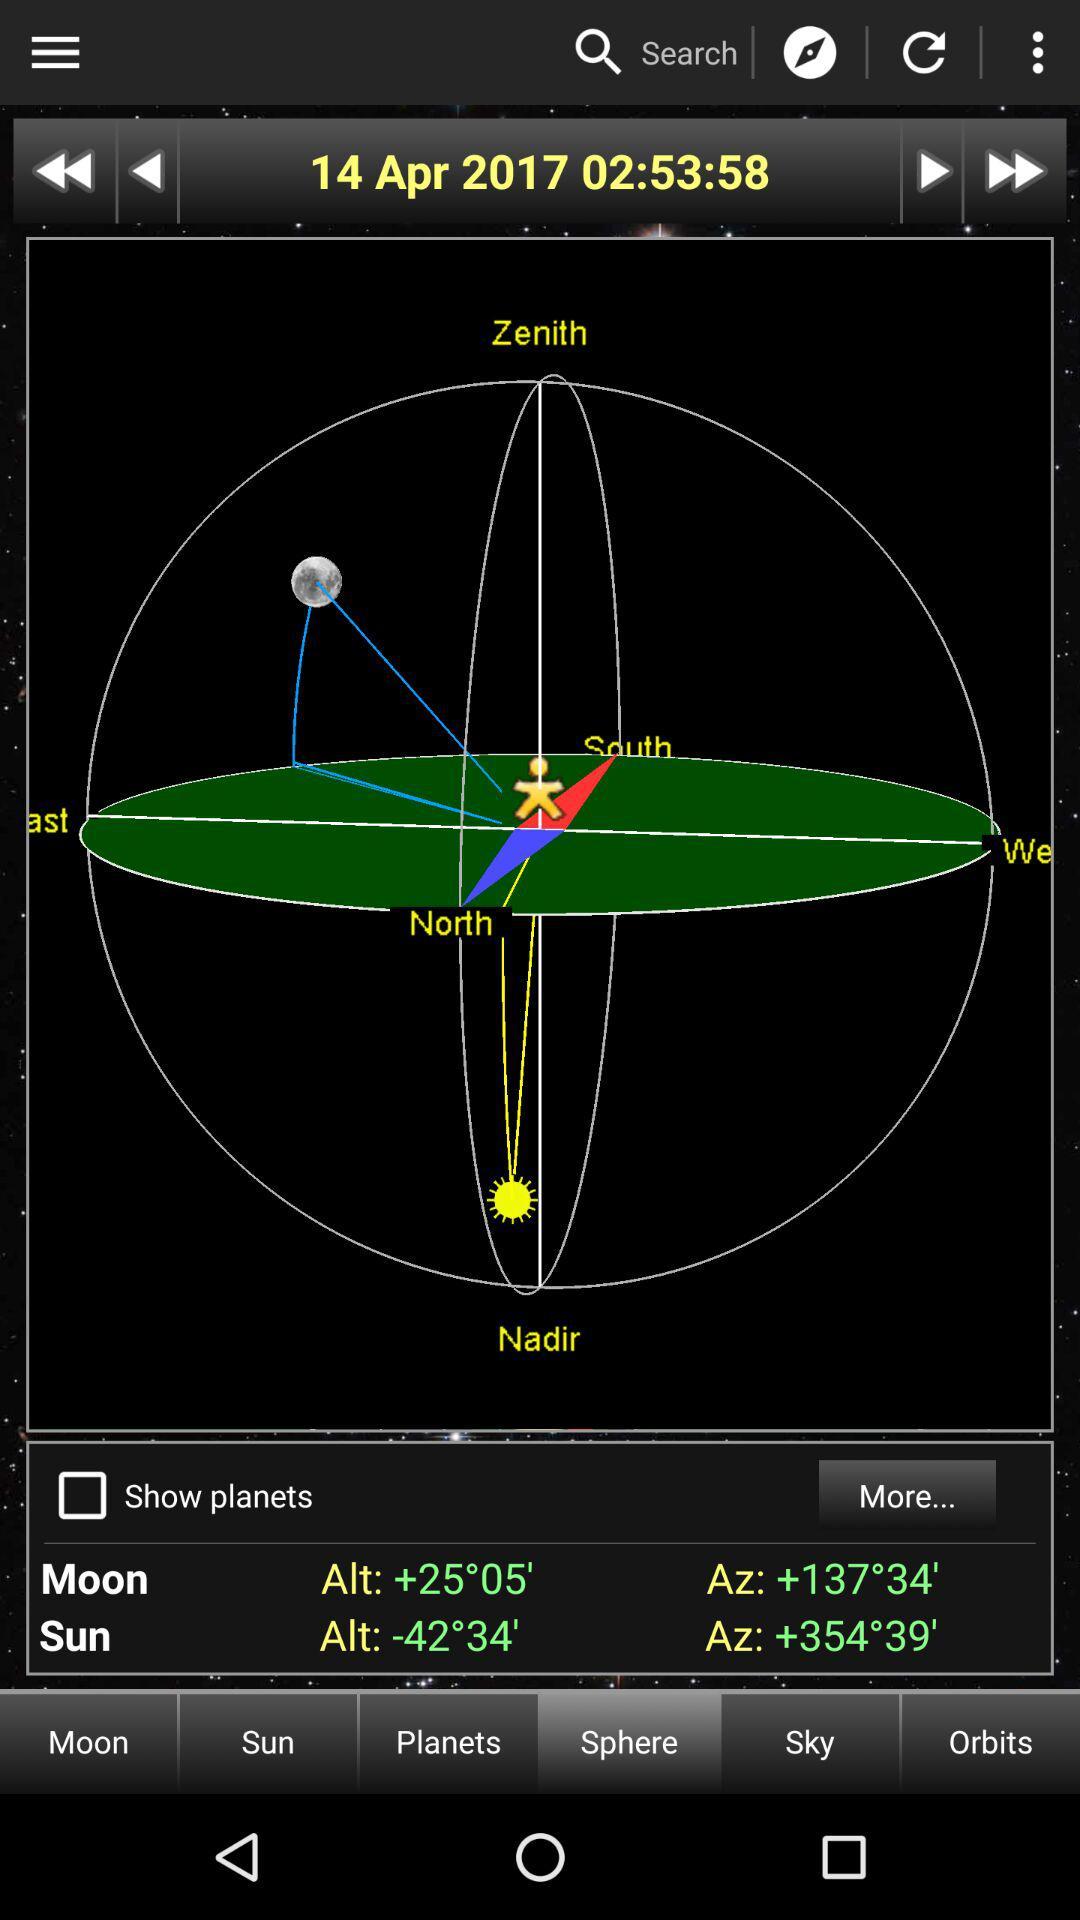 This screenshot has width=1080, height=1920. I want to click on the play icon, so click(932, 171).